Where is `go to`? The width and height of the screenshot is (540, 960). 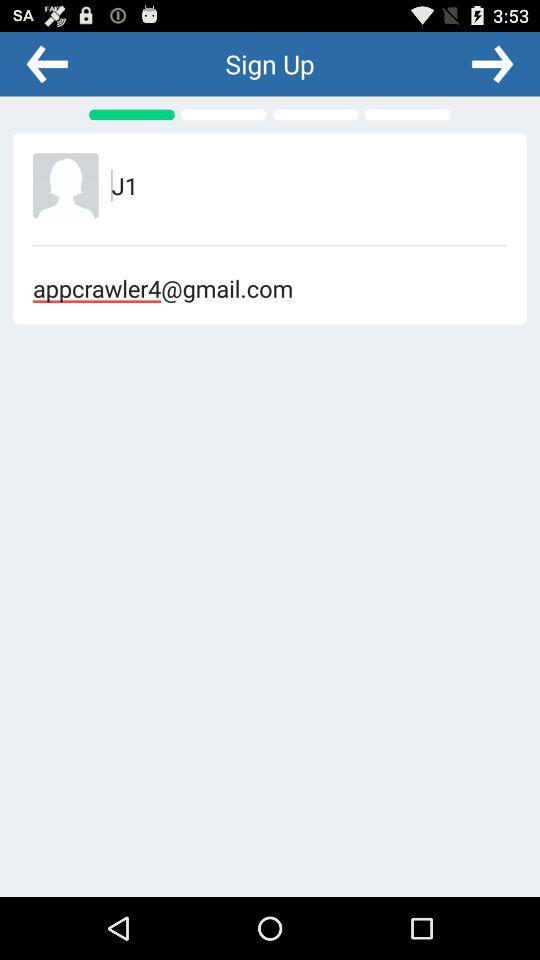
go to is located at coordinates (491, 63).